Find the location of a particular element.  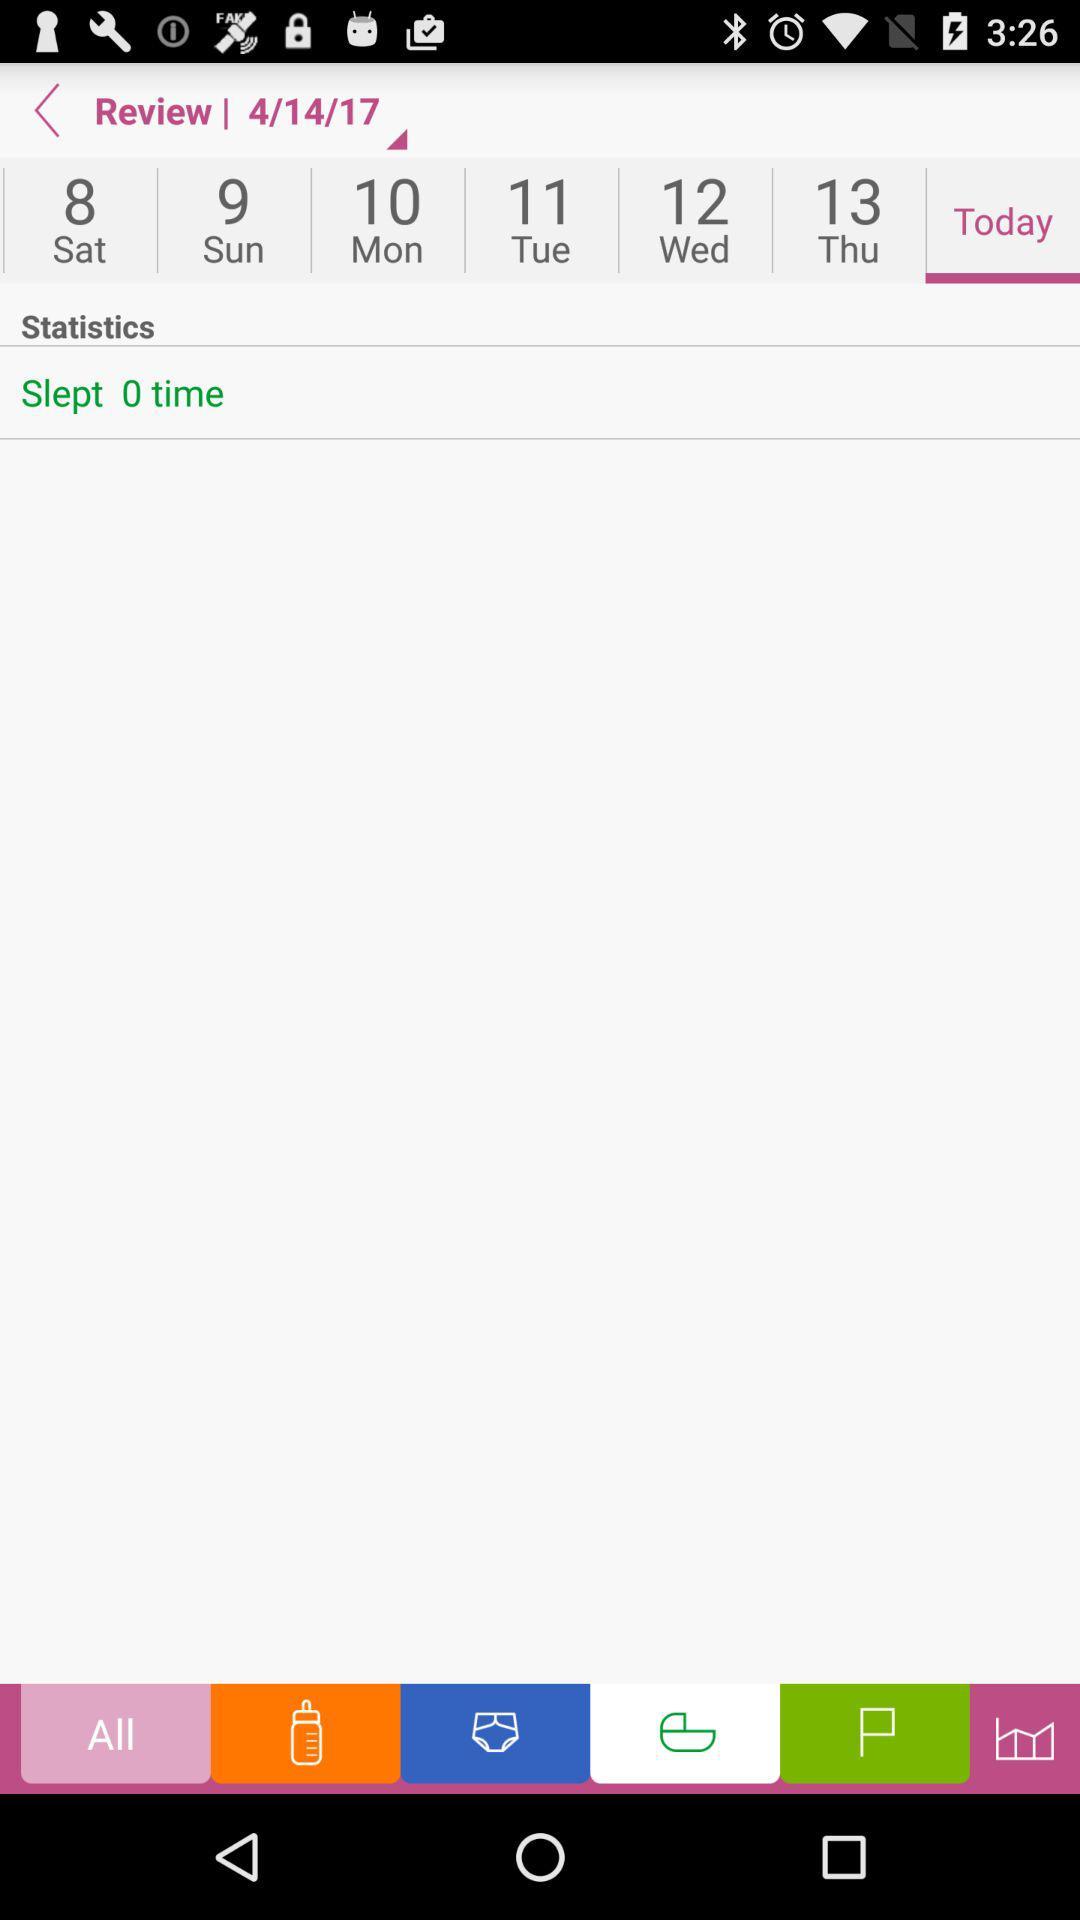

go back is located at coordinates (46, 109).